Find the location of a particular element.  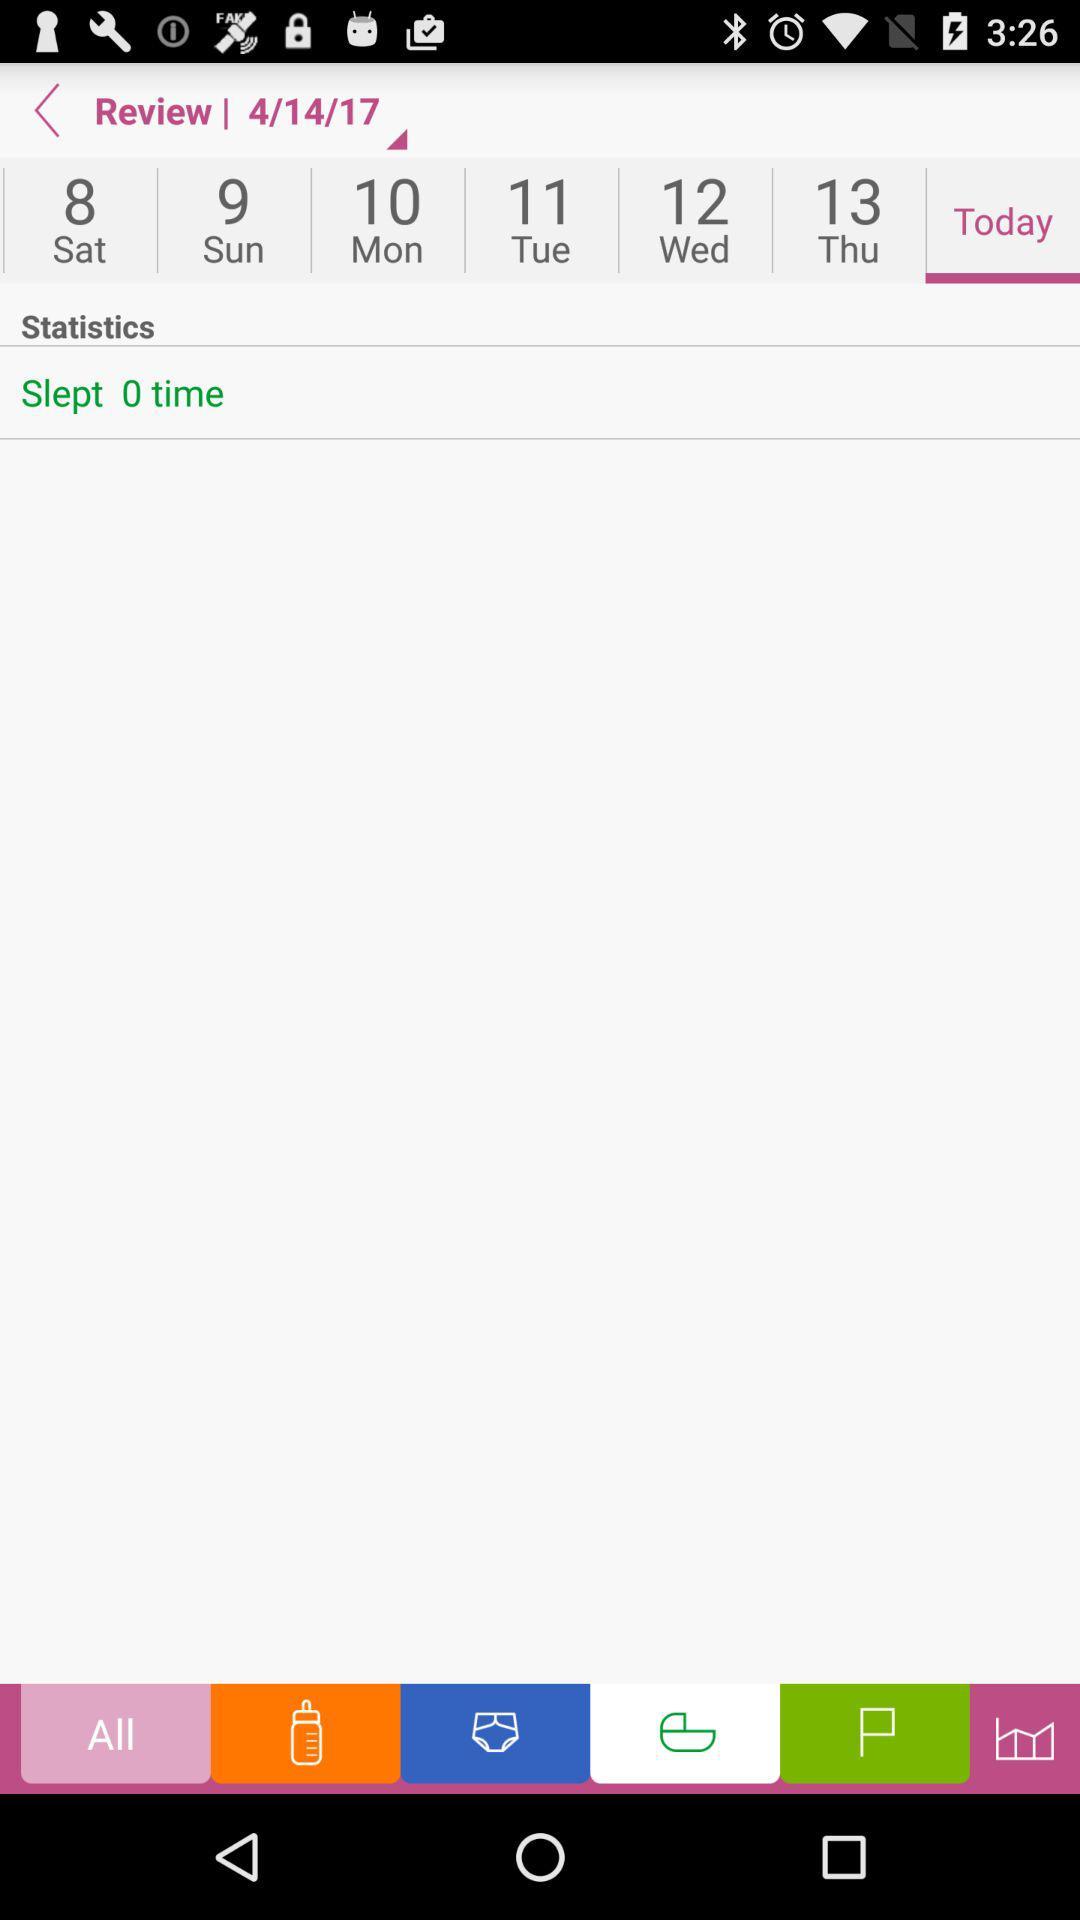

go back is located at coordinates (46, 109).